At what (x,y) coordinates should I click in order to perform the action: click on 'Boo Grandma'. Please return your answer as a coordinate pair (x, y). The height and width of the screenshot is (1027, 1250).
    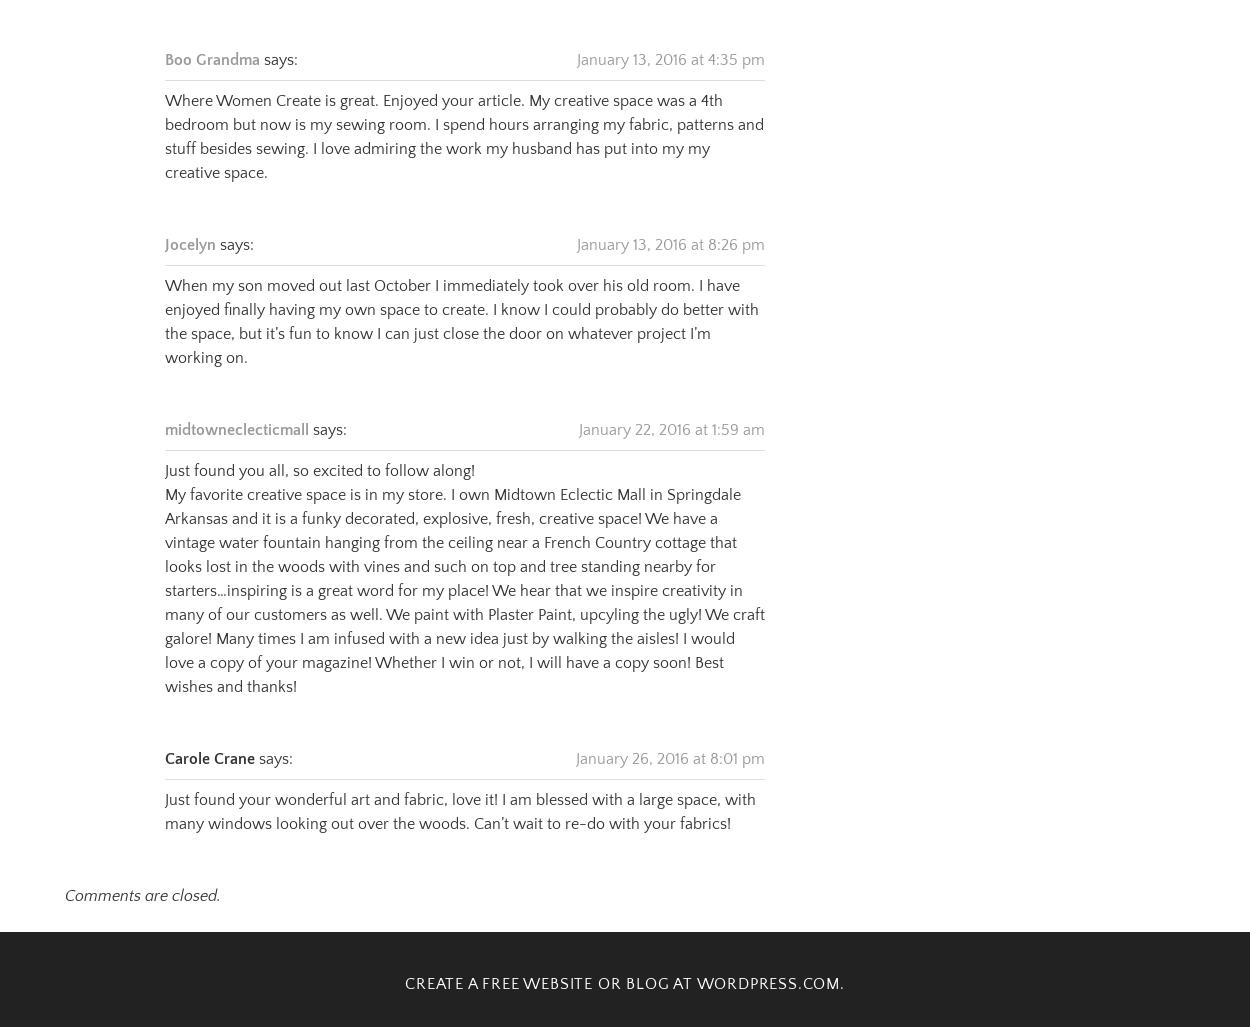
    Looking at the image, I should click on (211, 35).